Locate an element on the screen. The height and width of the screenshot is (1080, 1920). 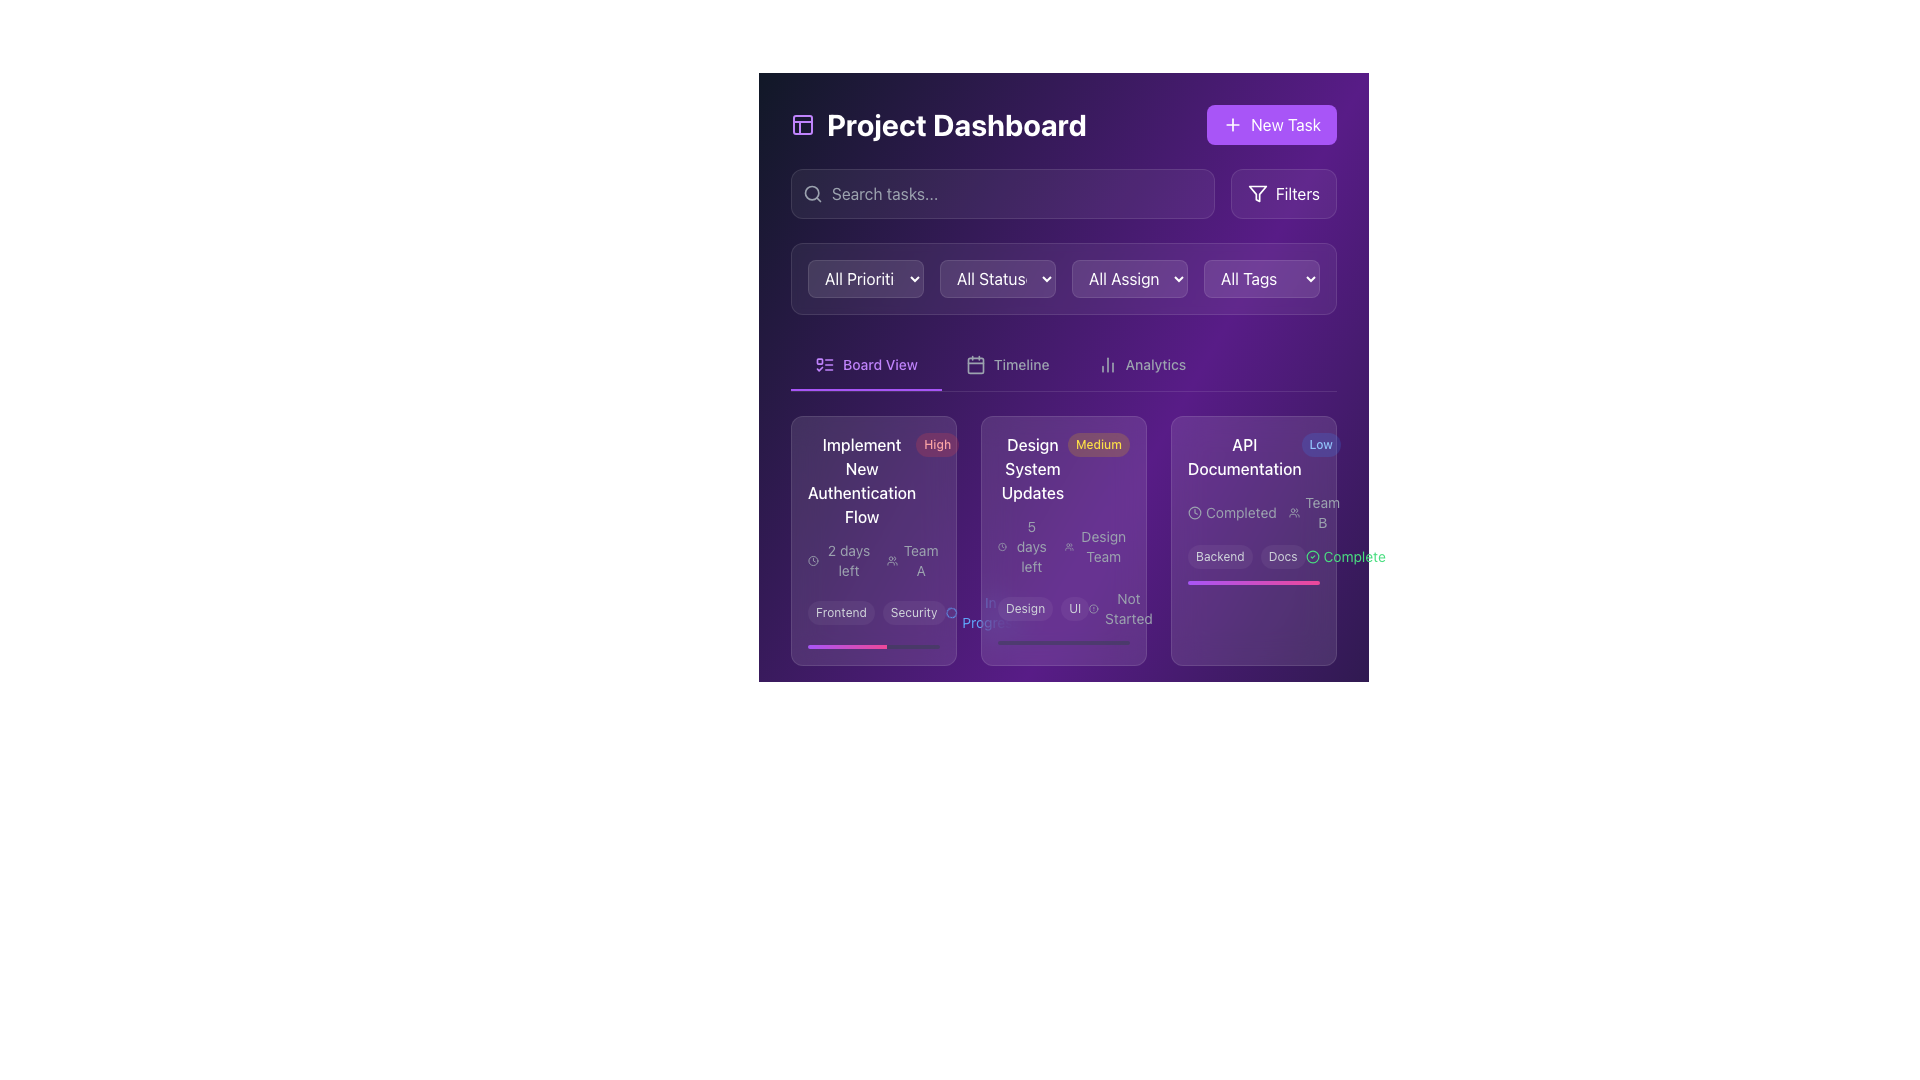
the 'Backend' badge, which is a white rounded rectangle with gray text is located at coordinates (1219, 858).